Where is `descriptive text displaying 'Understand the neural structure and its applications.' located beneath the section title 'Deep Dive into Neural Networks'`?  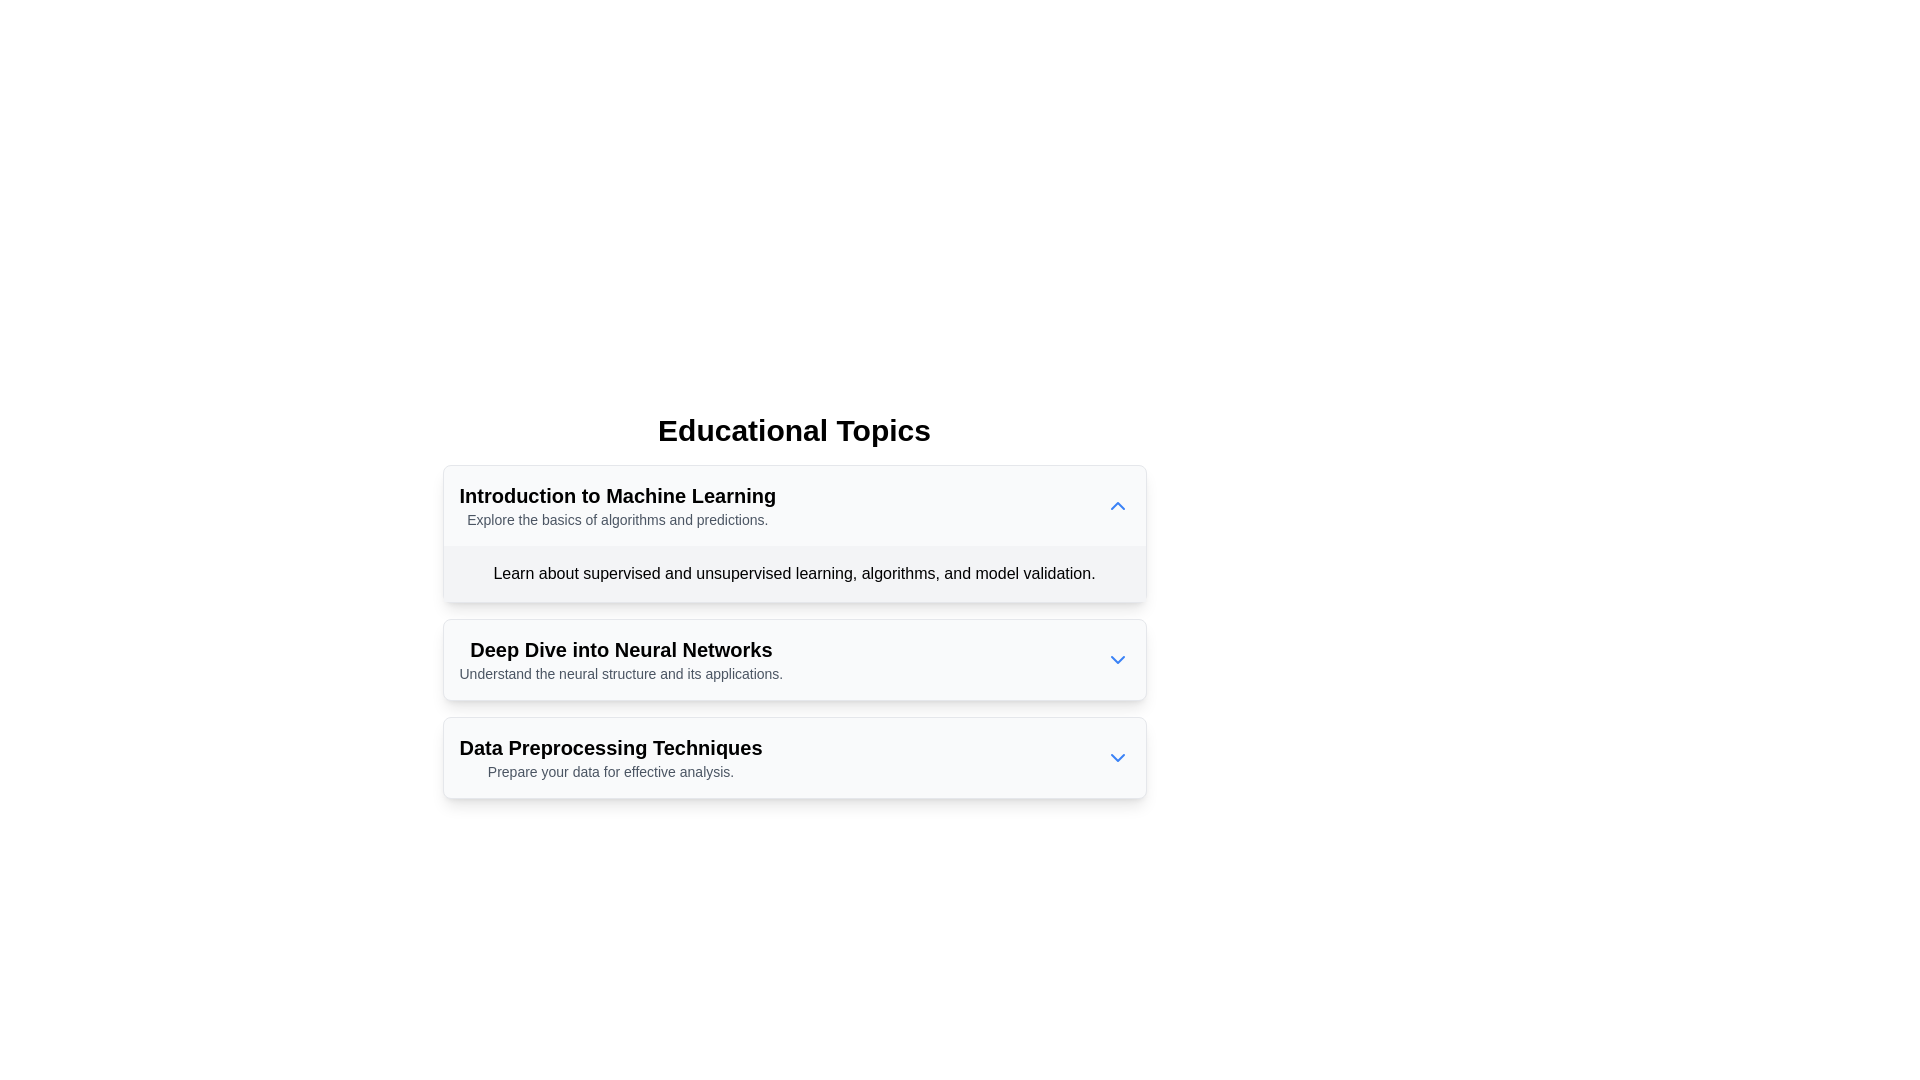 descriptive text displaying 'Understand the neural structure and its applications.' located beneath the section title 'Deep Dive into Neural Networks' is located at coordinates (620, 674).